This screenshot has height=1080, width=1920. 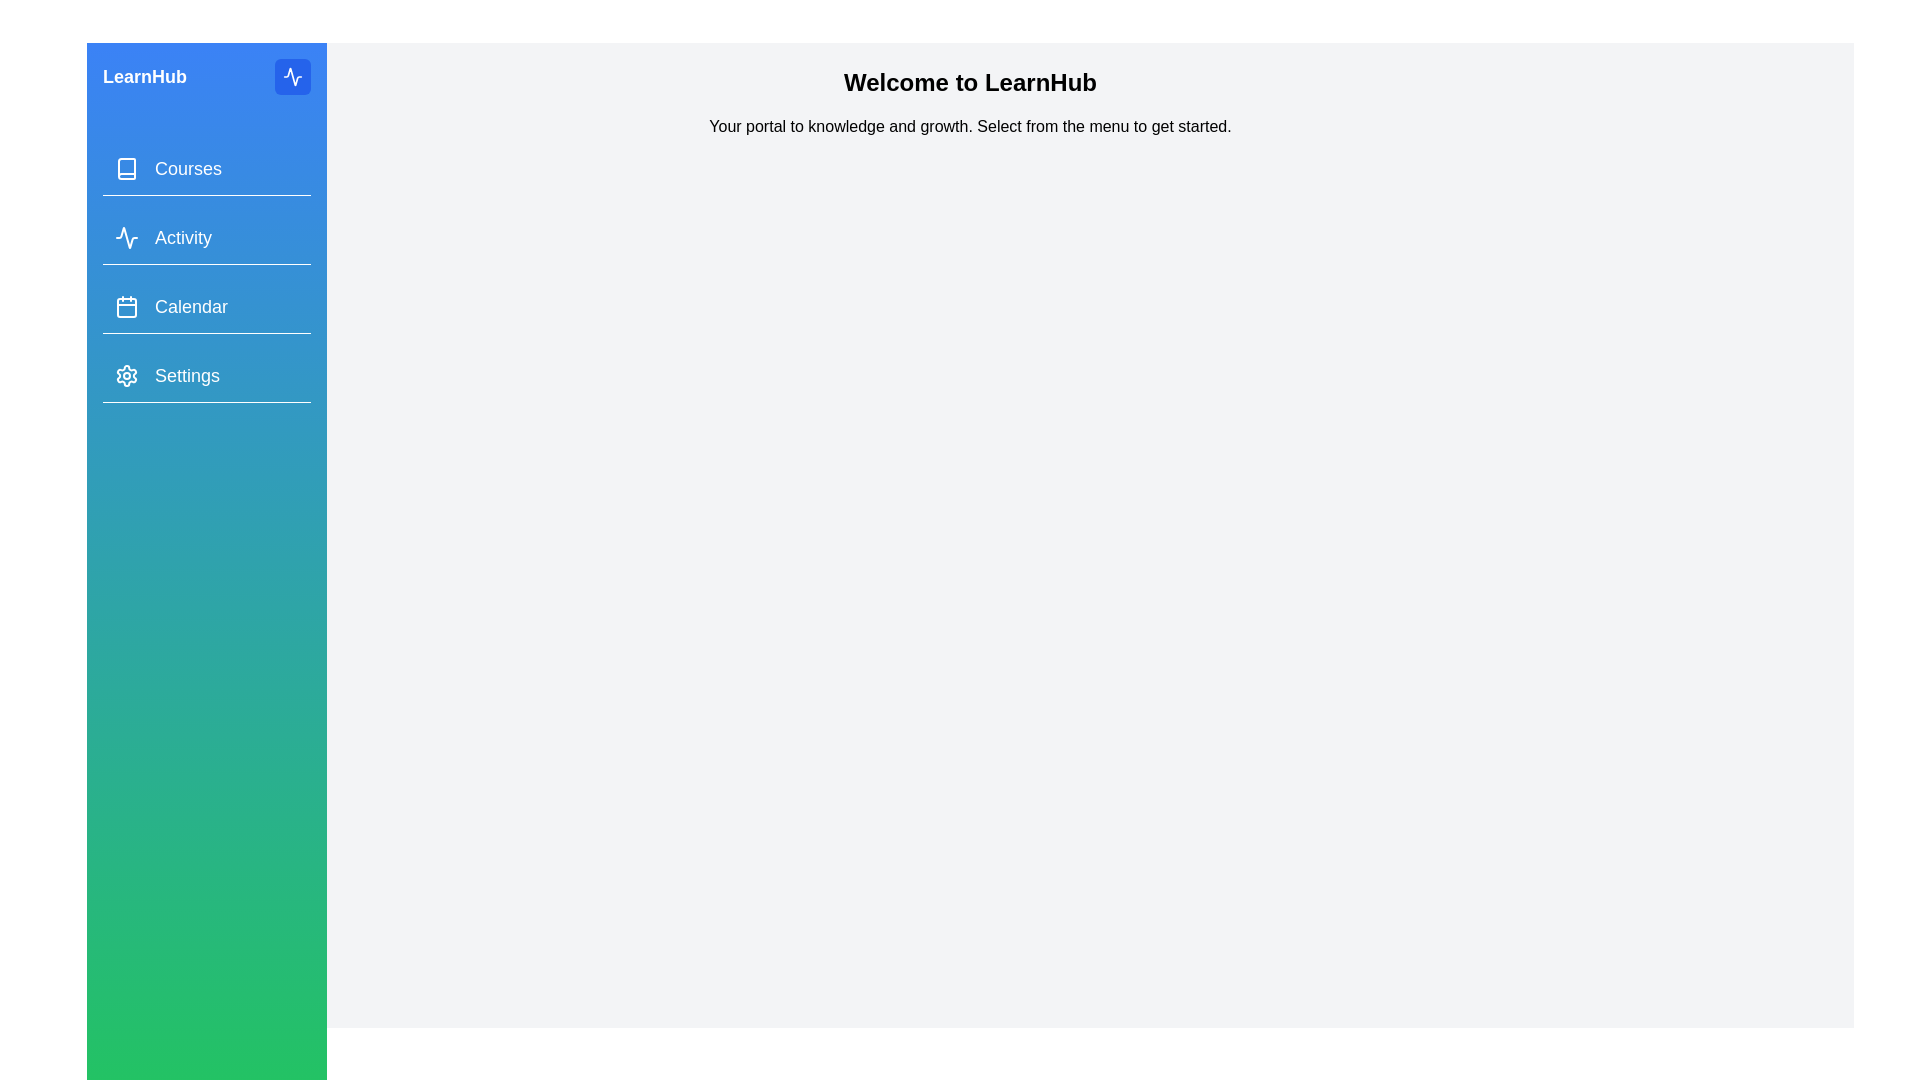 I want to click on the menu item Settings from the drawer, so click(x=206, y=376).